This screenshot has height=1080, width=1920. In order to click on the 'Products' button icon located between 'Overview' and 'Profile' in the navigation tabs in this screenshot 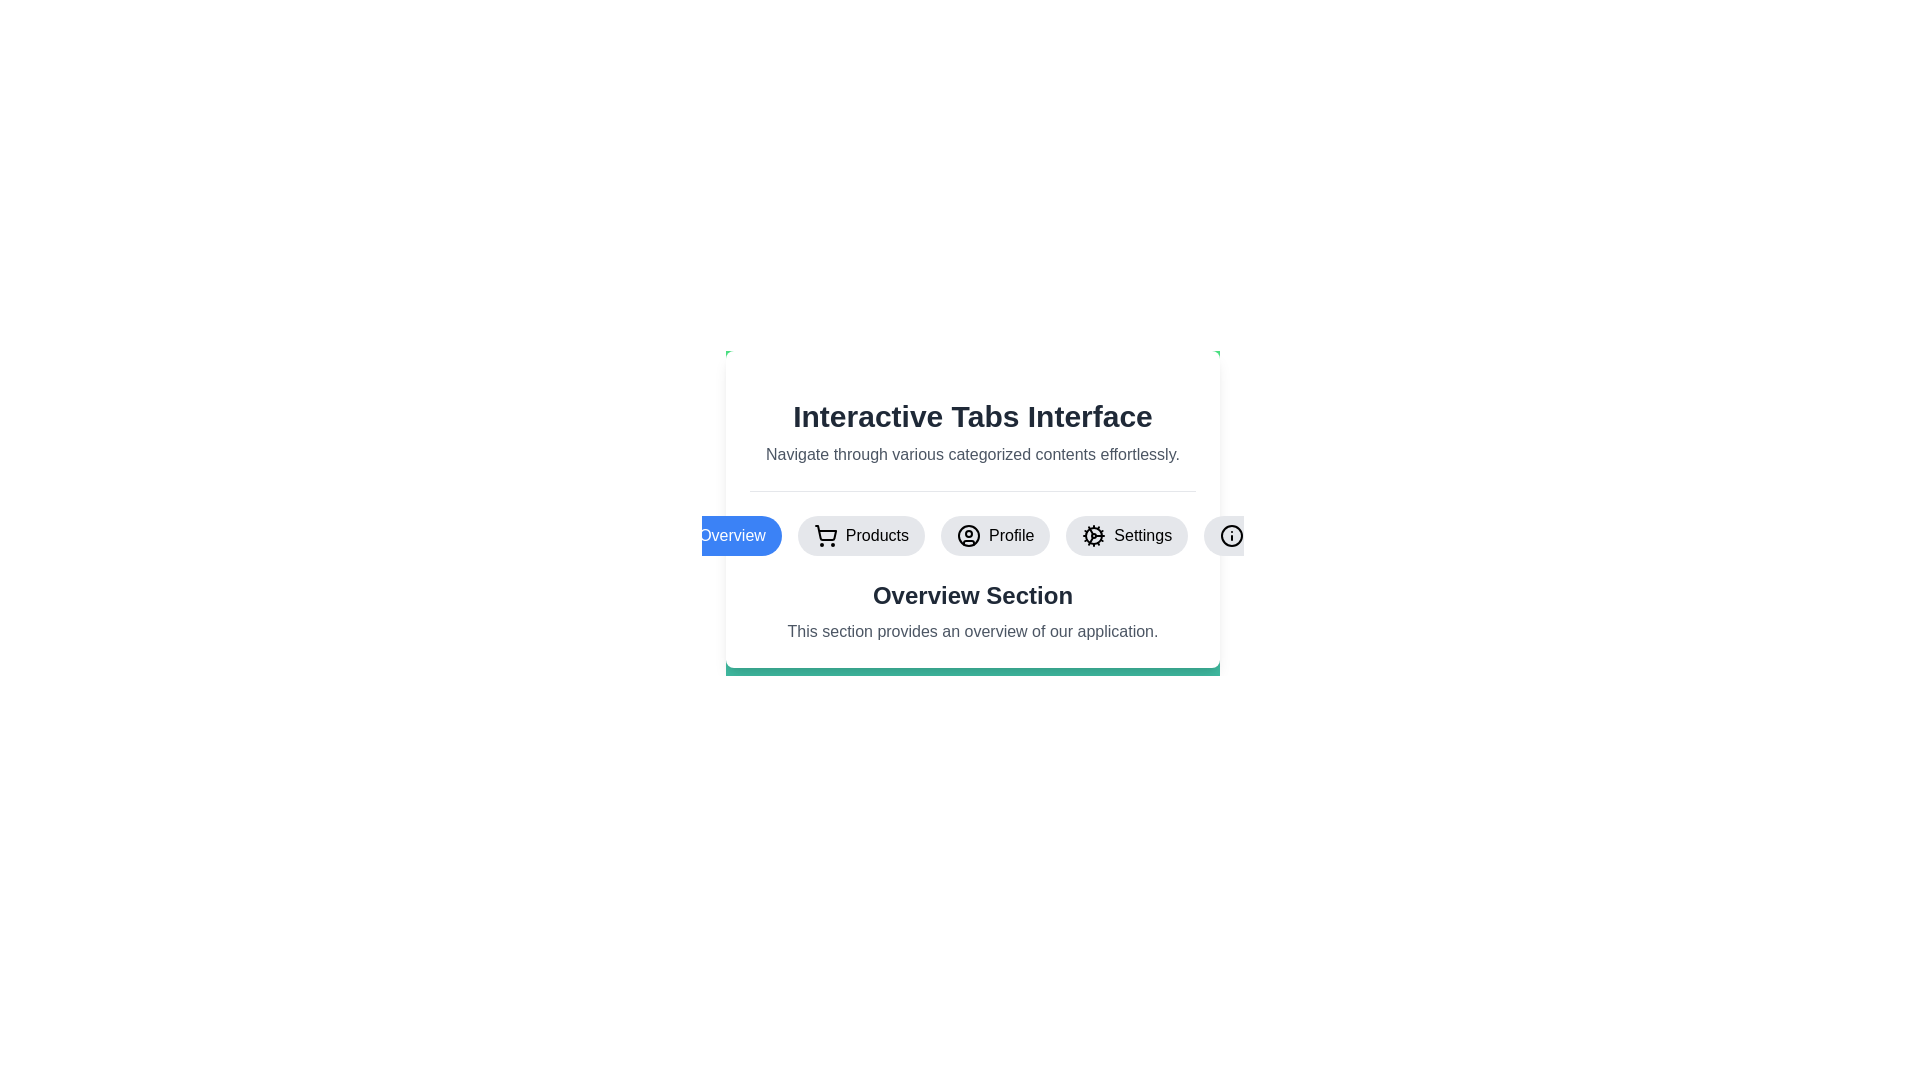, I will do `click(825, 535)`.